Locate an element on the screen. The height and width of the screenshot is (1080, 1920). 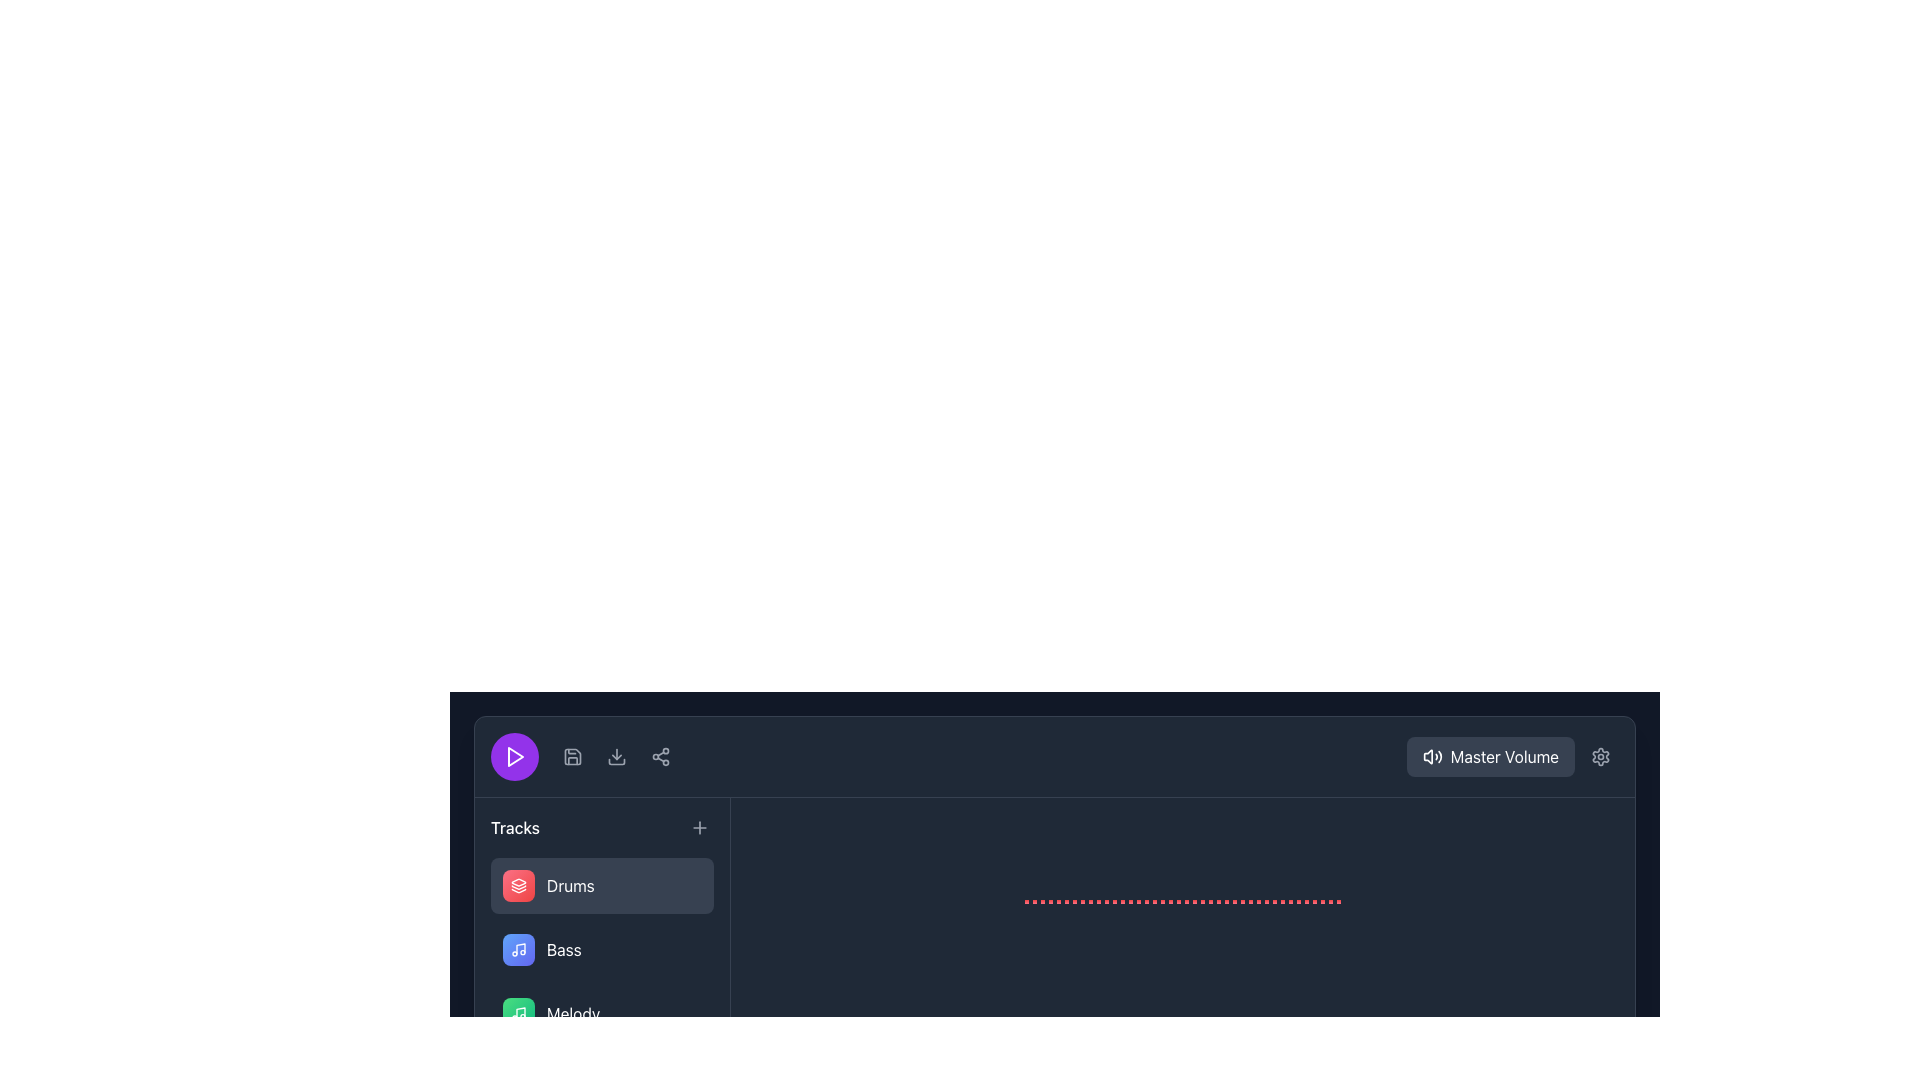
the 'Drums' list item in the 'Tracks' section is located at coordinates (548, 885).